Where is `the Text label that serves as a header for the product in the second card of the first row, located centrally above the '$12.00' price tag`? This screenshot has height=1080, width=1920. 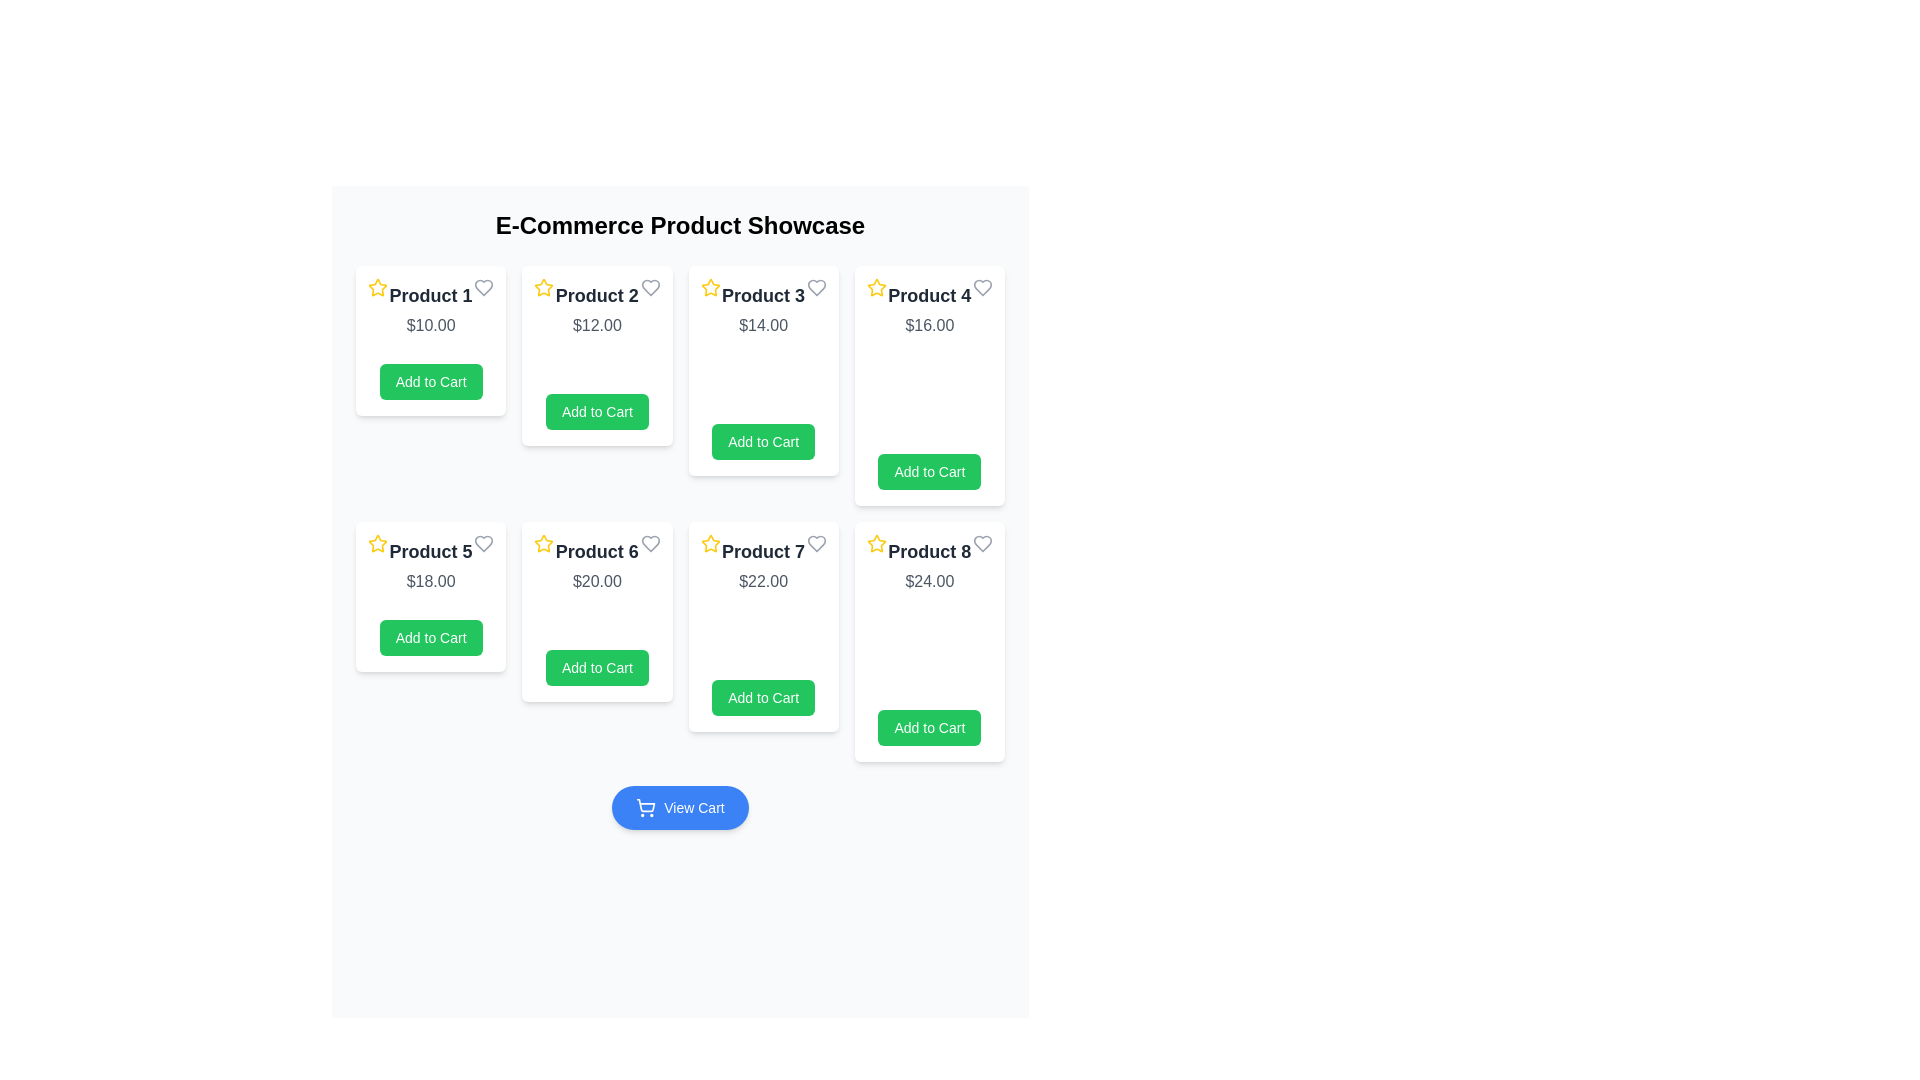
the Text label that serves as a header for the product in the second card of the first row, located centrally above the '$12.00' price tag is located at coordinates (596, 296).